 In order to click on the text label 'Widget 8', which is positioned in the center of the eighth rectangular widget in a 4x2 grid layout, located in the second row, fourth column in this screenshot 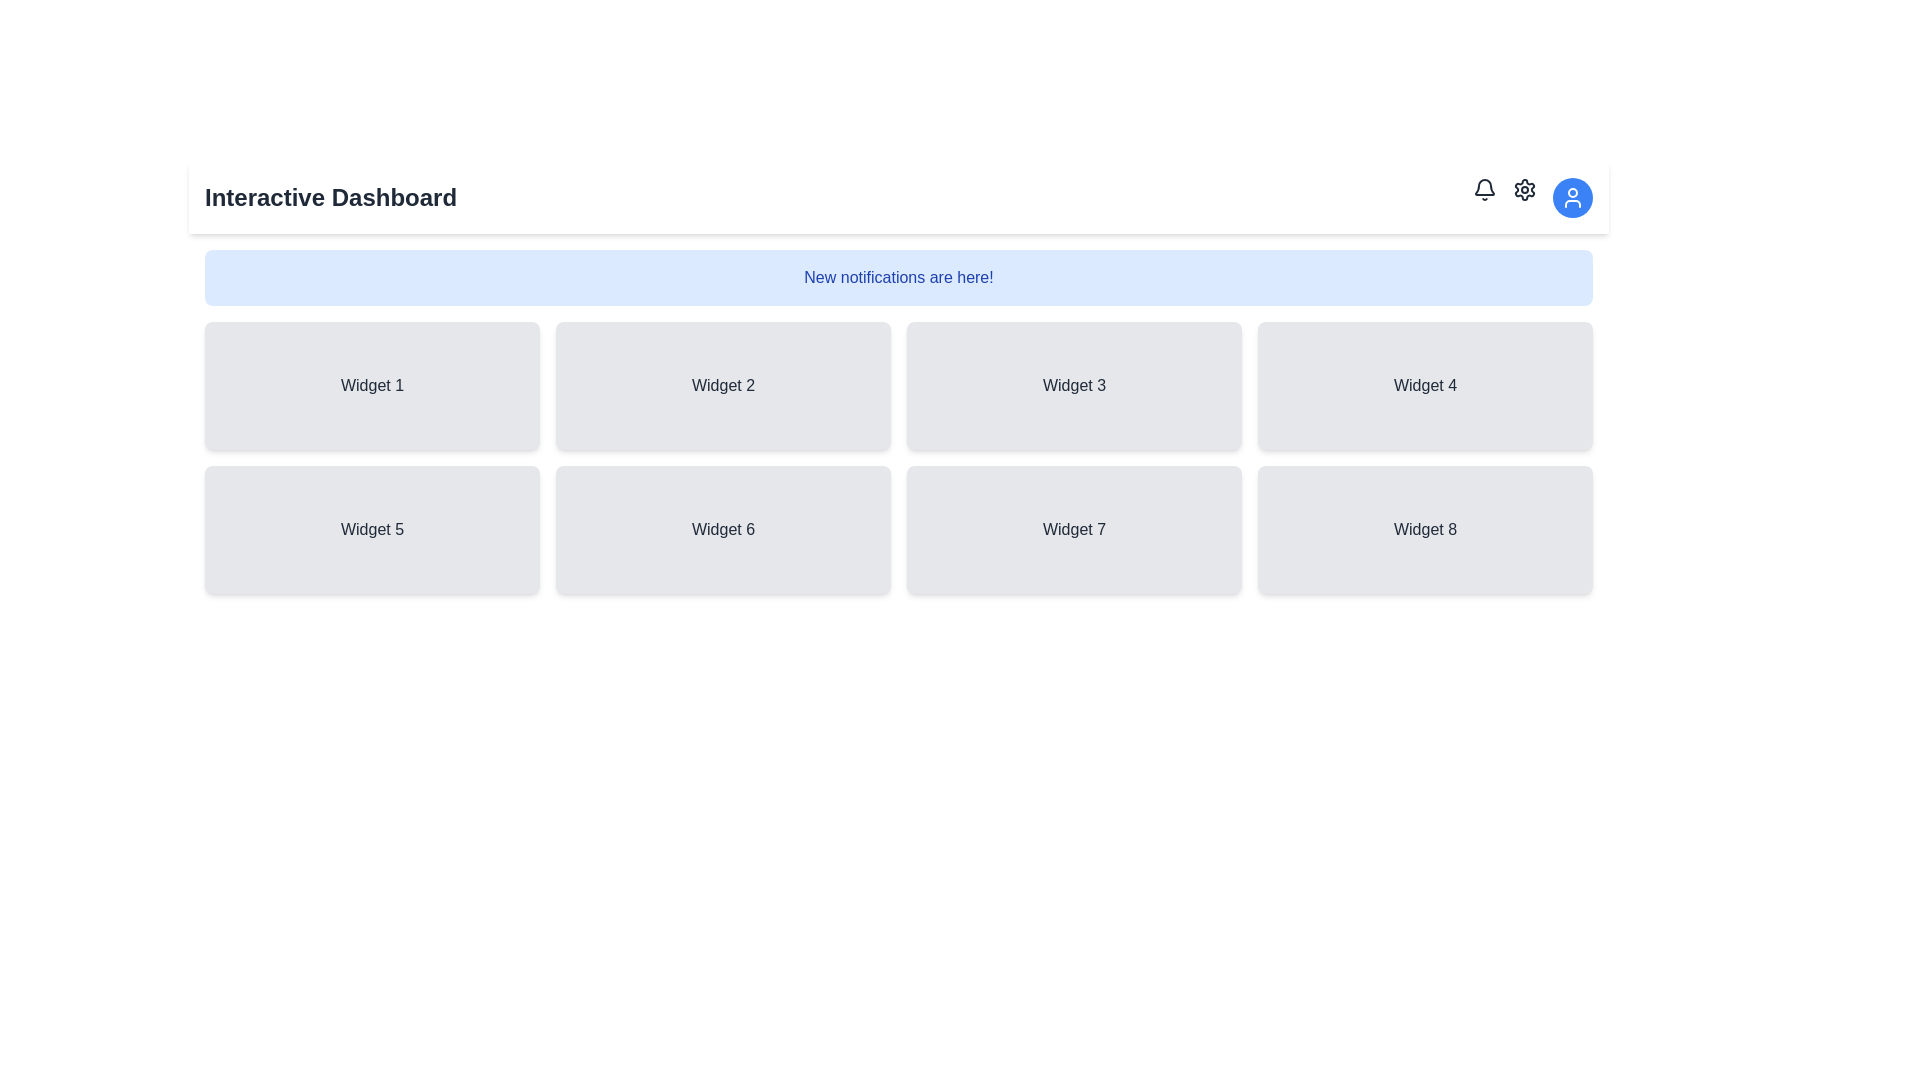, I will do `click(1424, 528)`.